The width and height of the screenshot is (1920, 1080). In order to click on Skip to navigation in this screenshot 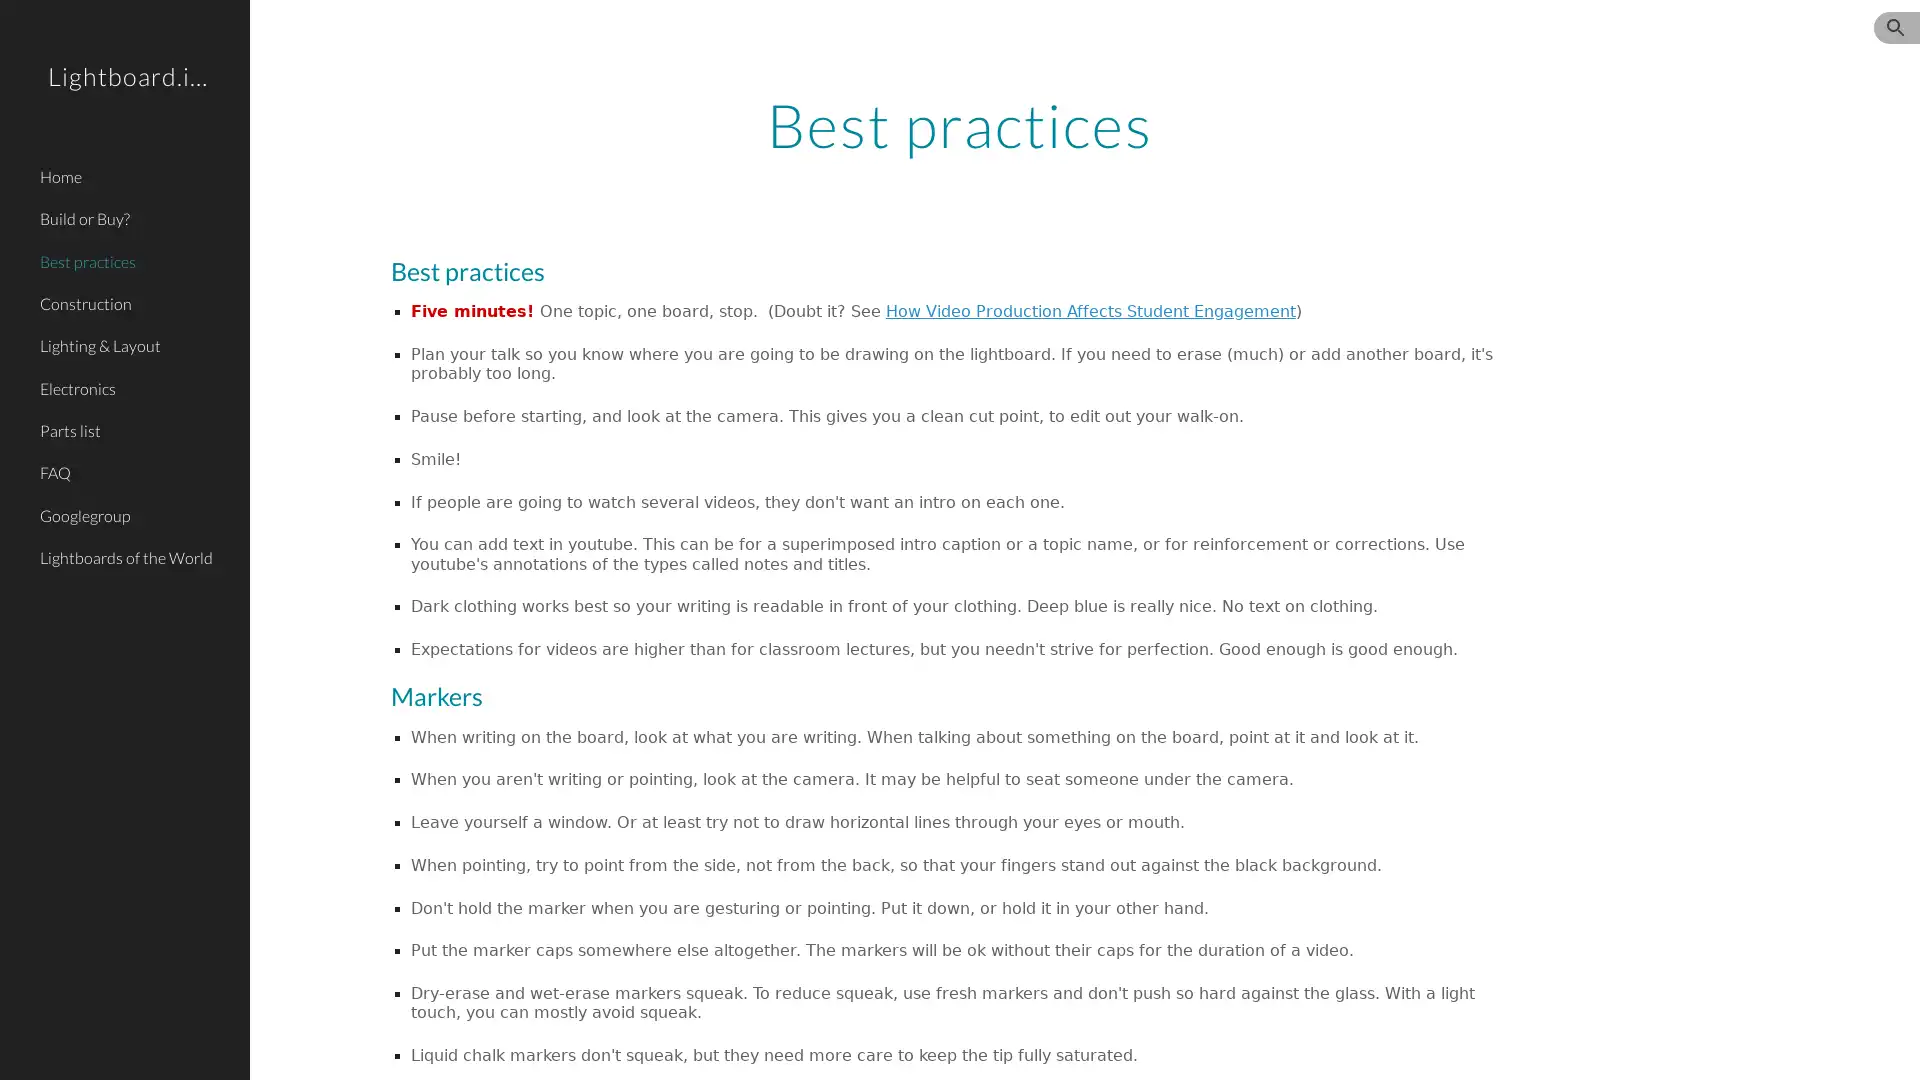, I will do `click(1139, 37)`.